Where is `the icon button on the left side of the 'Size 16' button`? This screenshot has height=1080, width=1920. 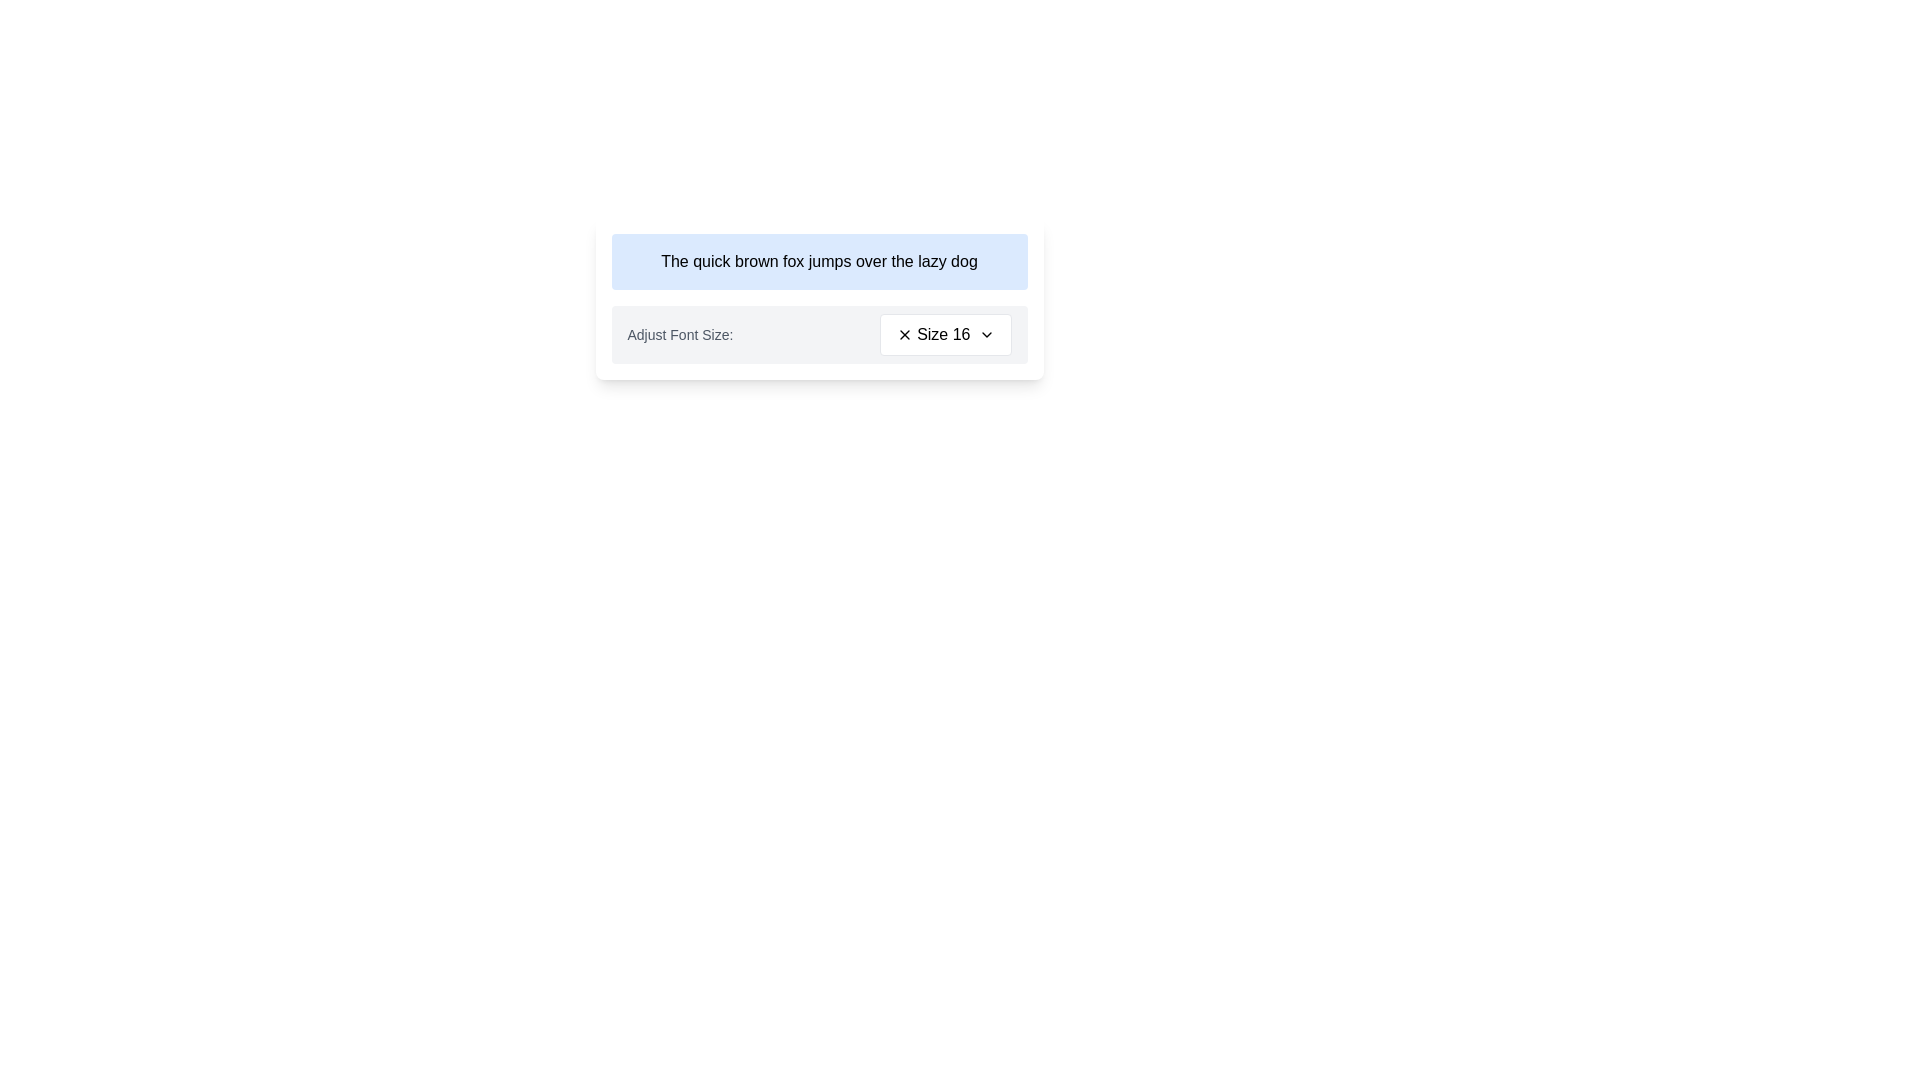 the icon button on the left side of the 'Size 16' button is located at coordinates (904, 334).